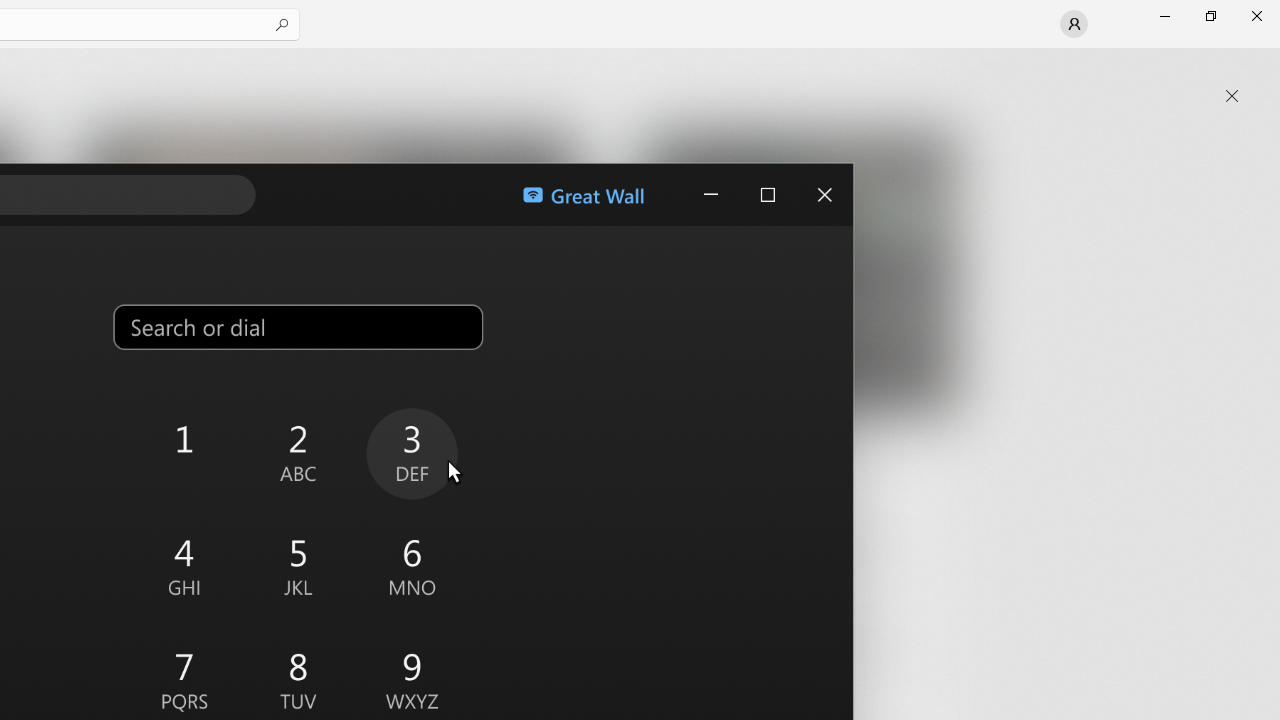  Describe the element at coordinates (1164, 15) in the screenshot. I see `'Minimize Microsoft Store'` at that location.